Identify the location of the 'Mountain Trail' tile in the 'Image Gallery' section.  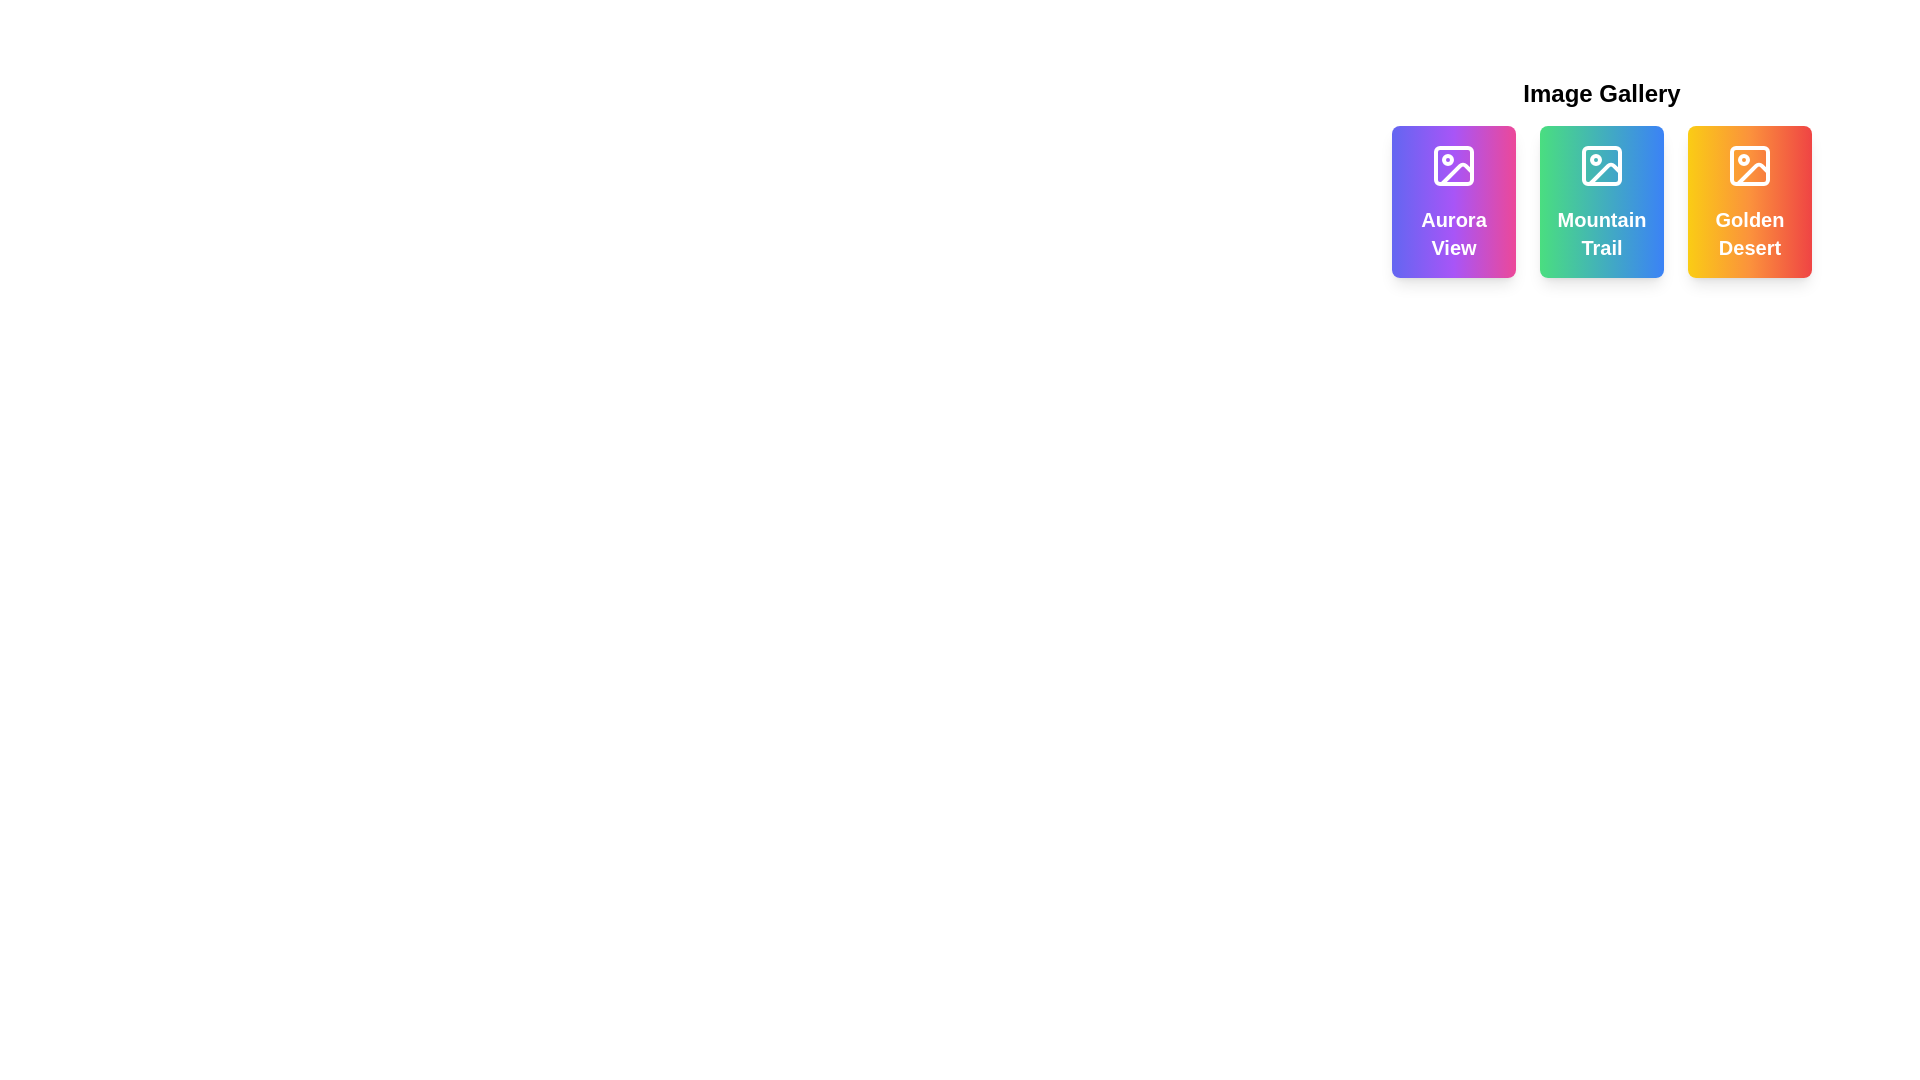
(1602, 201).